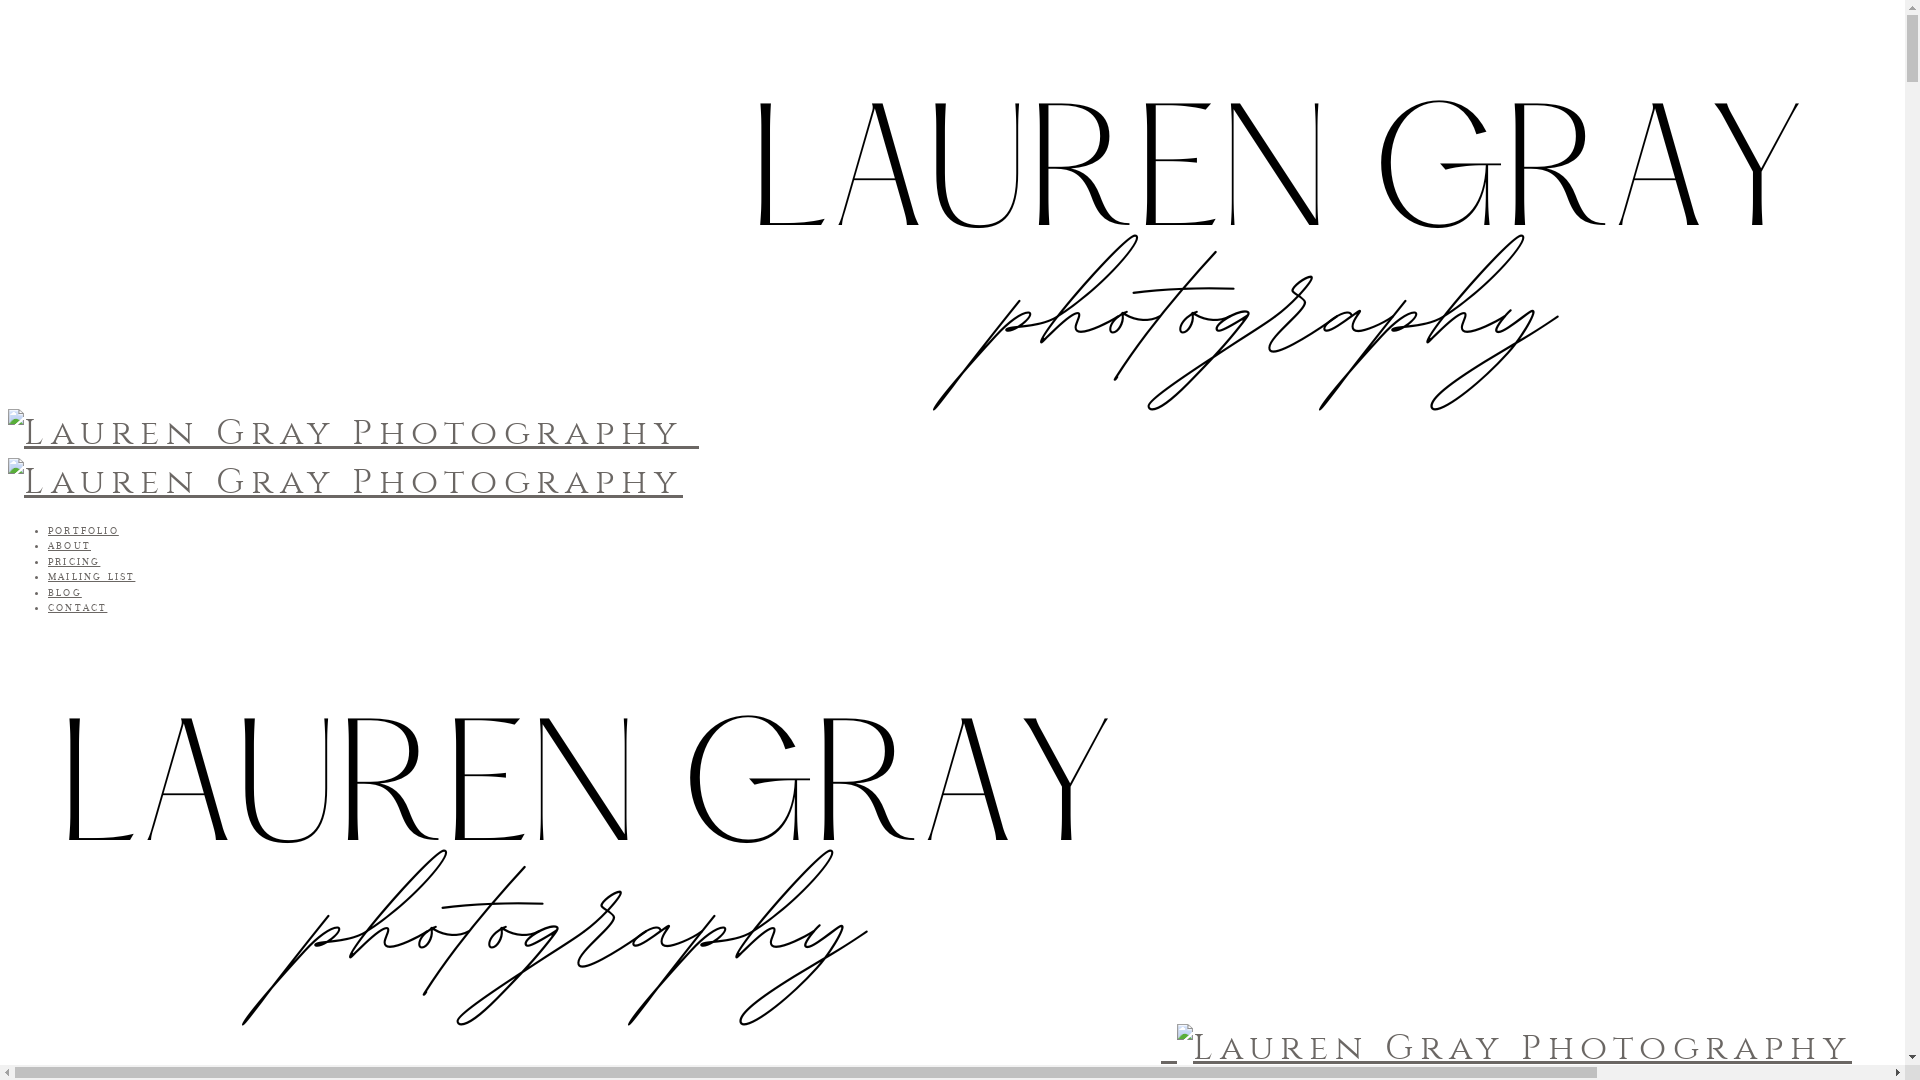  What do you see at coordinates (73, 561) in the screenshot?
I see `'PRICING'` at bounding box center [73, 561].